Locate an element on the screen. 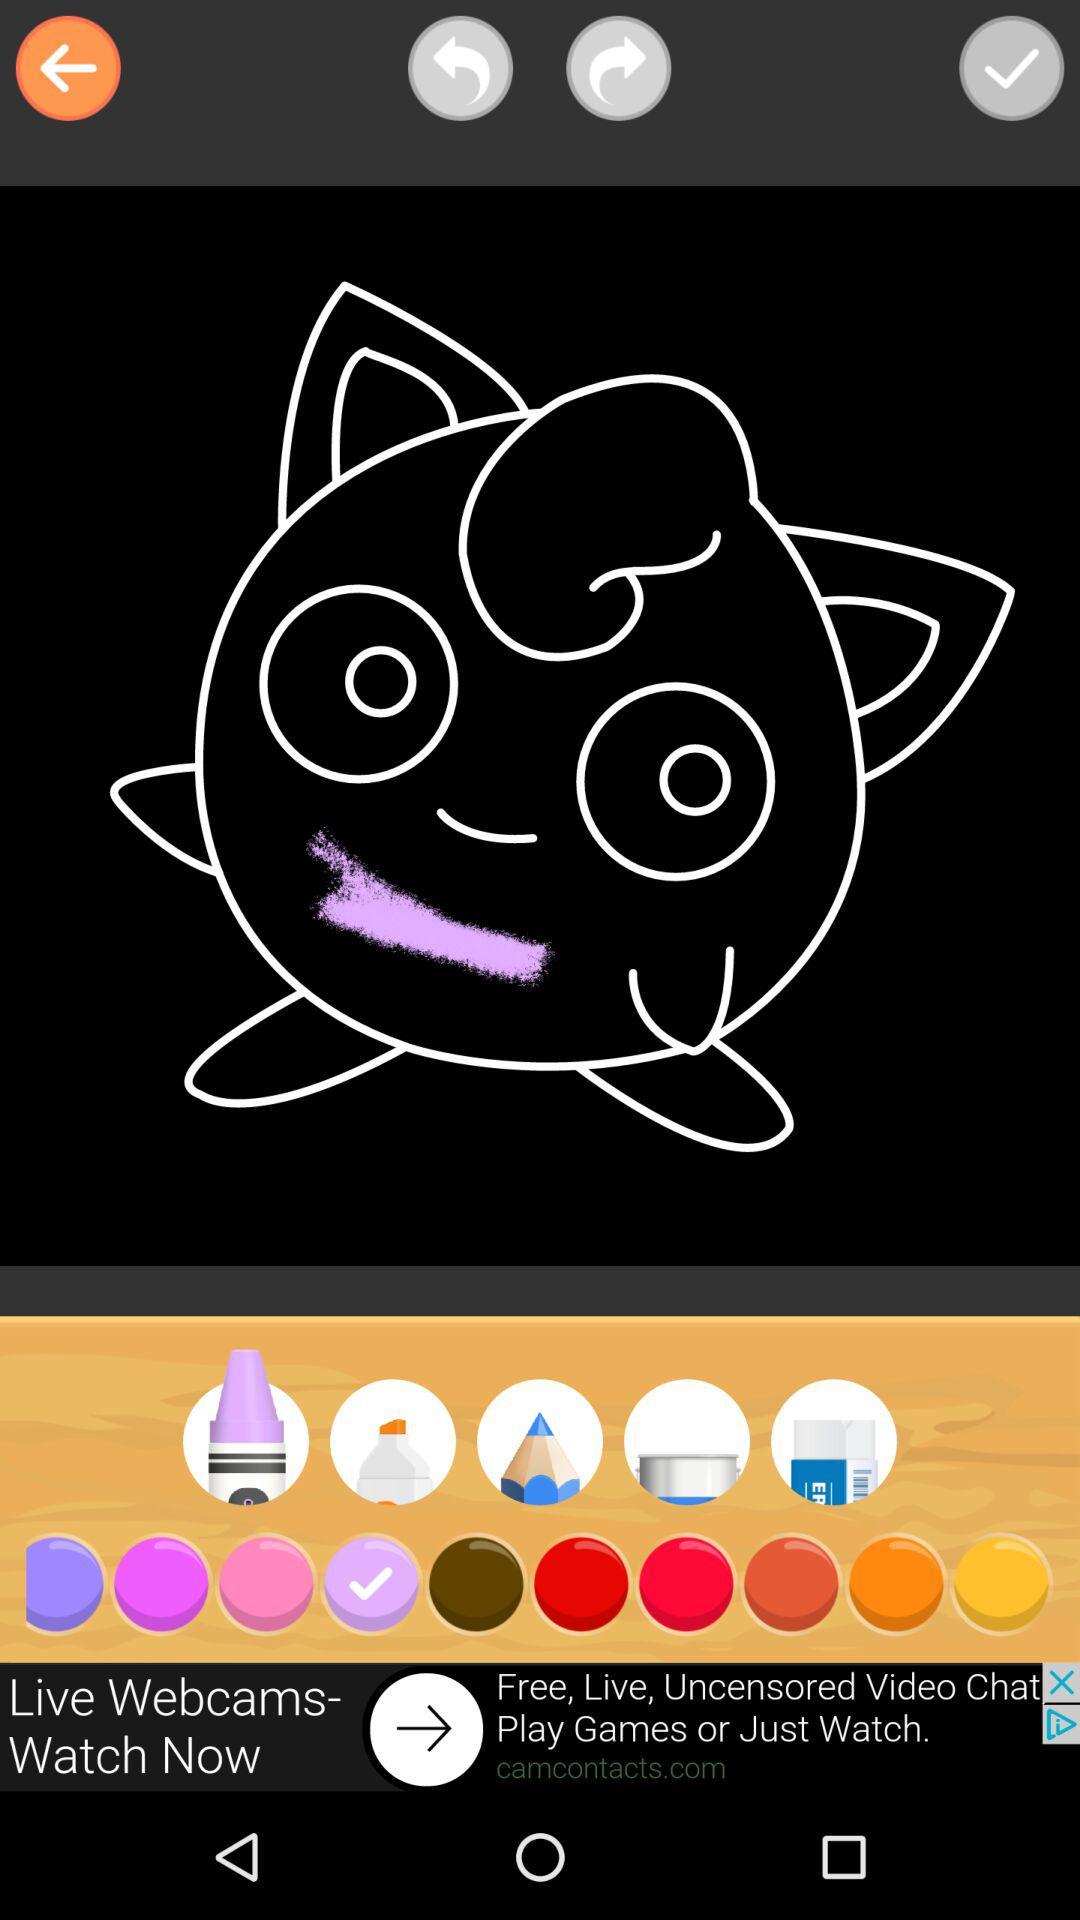 The height and width of the screenshot is (1920, 1080). previous image is located at coordinates (460, 68).